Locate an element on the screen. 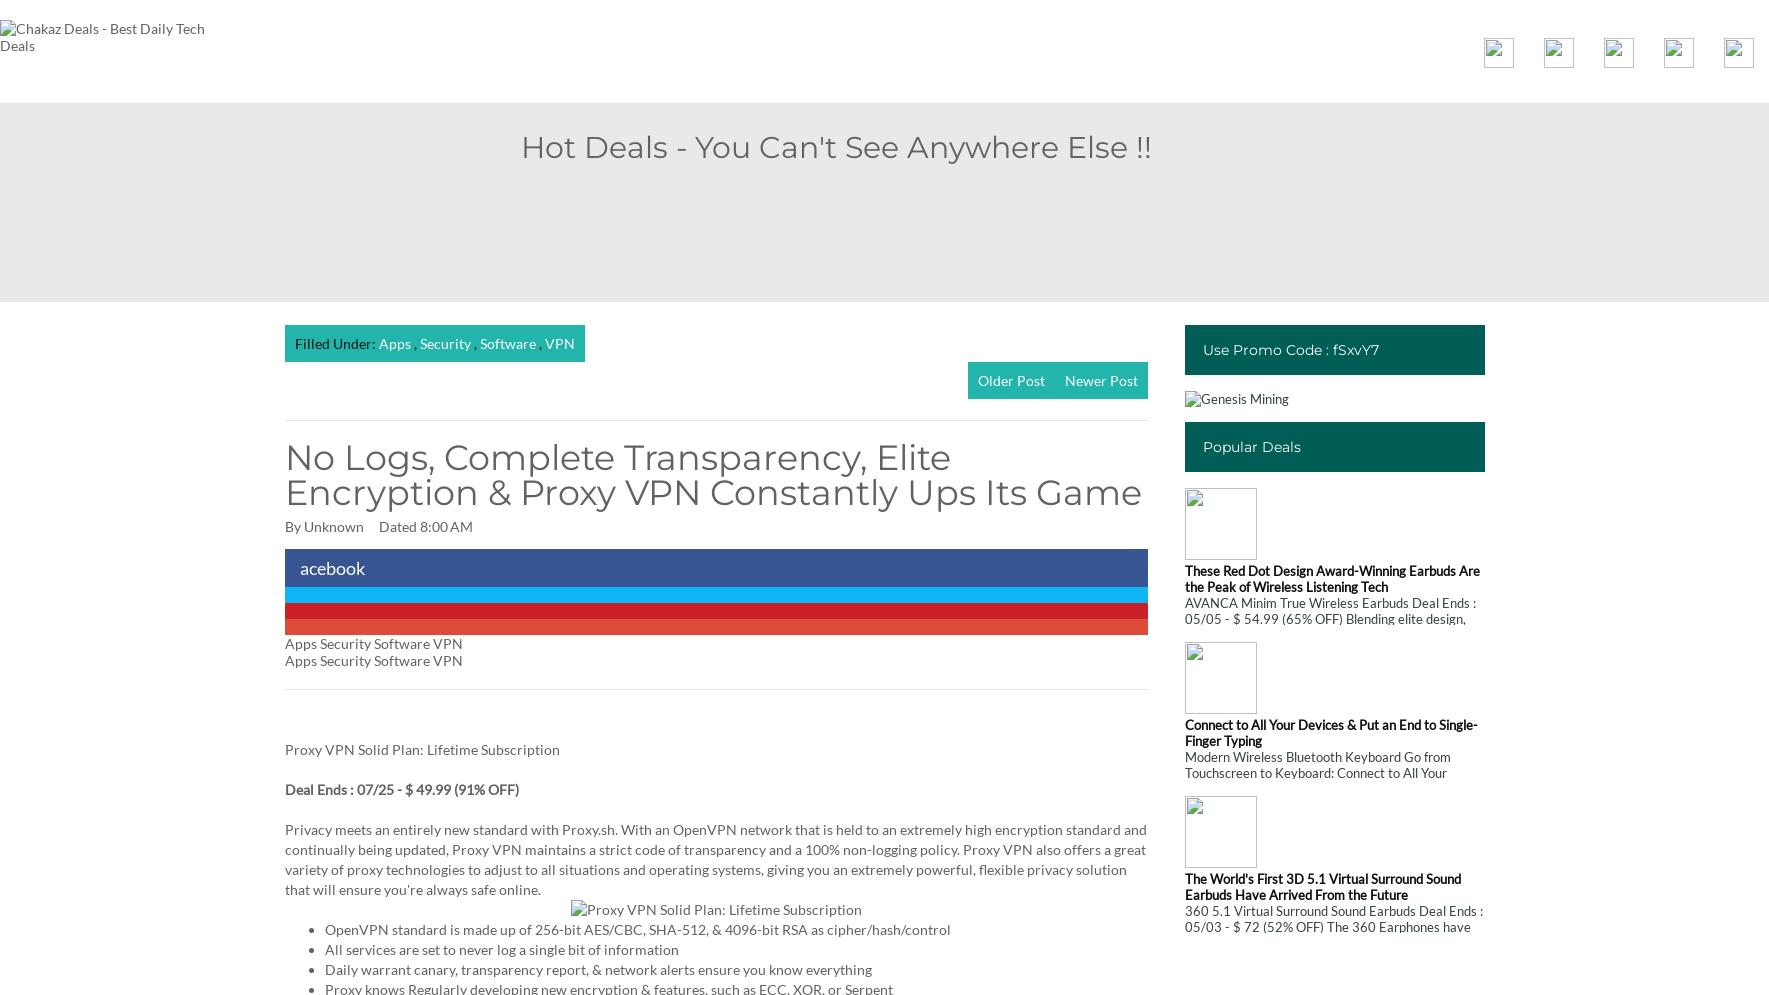  'Privacy meets an entirely new standard with Proxy.sh. With an OpenVPN network that is held to an extremely high encryption standard and continually being updated, Proxy VPN maintains a strict code of transparency and a 100% non-logging policy. Proxy VPN also offers a great variety of proxy technologies to adjust to all situations and operating systems, giving you an extremely powerful, flexible privacy solution that will ensure you're always safe online.' is located at coordinates (714, 859).